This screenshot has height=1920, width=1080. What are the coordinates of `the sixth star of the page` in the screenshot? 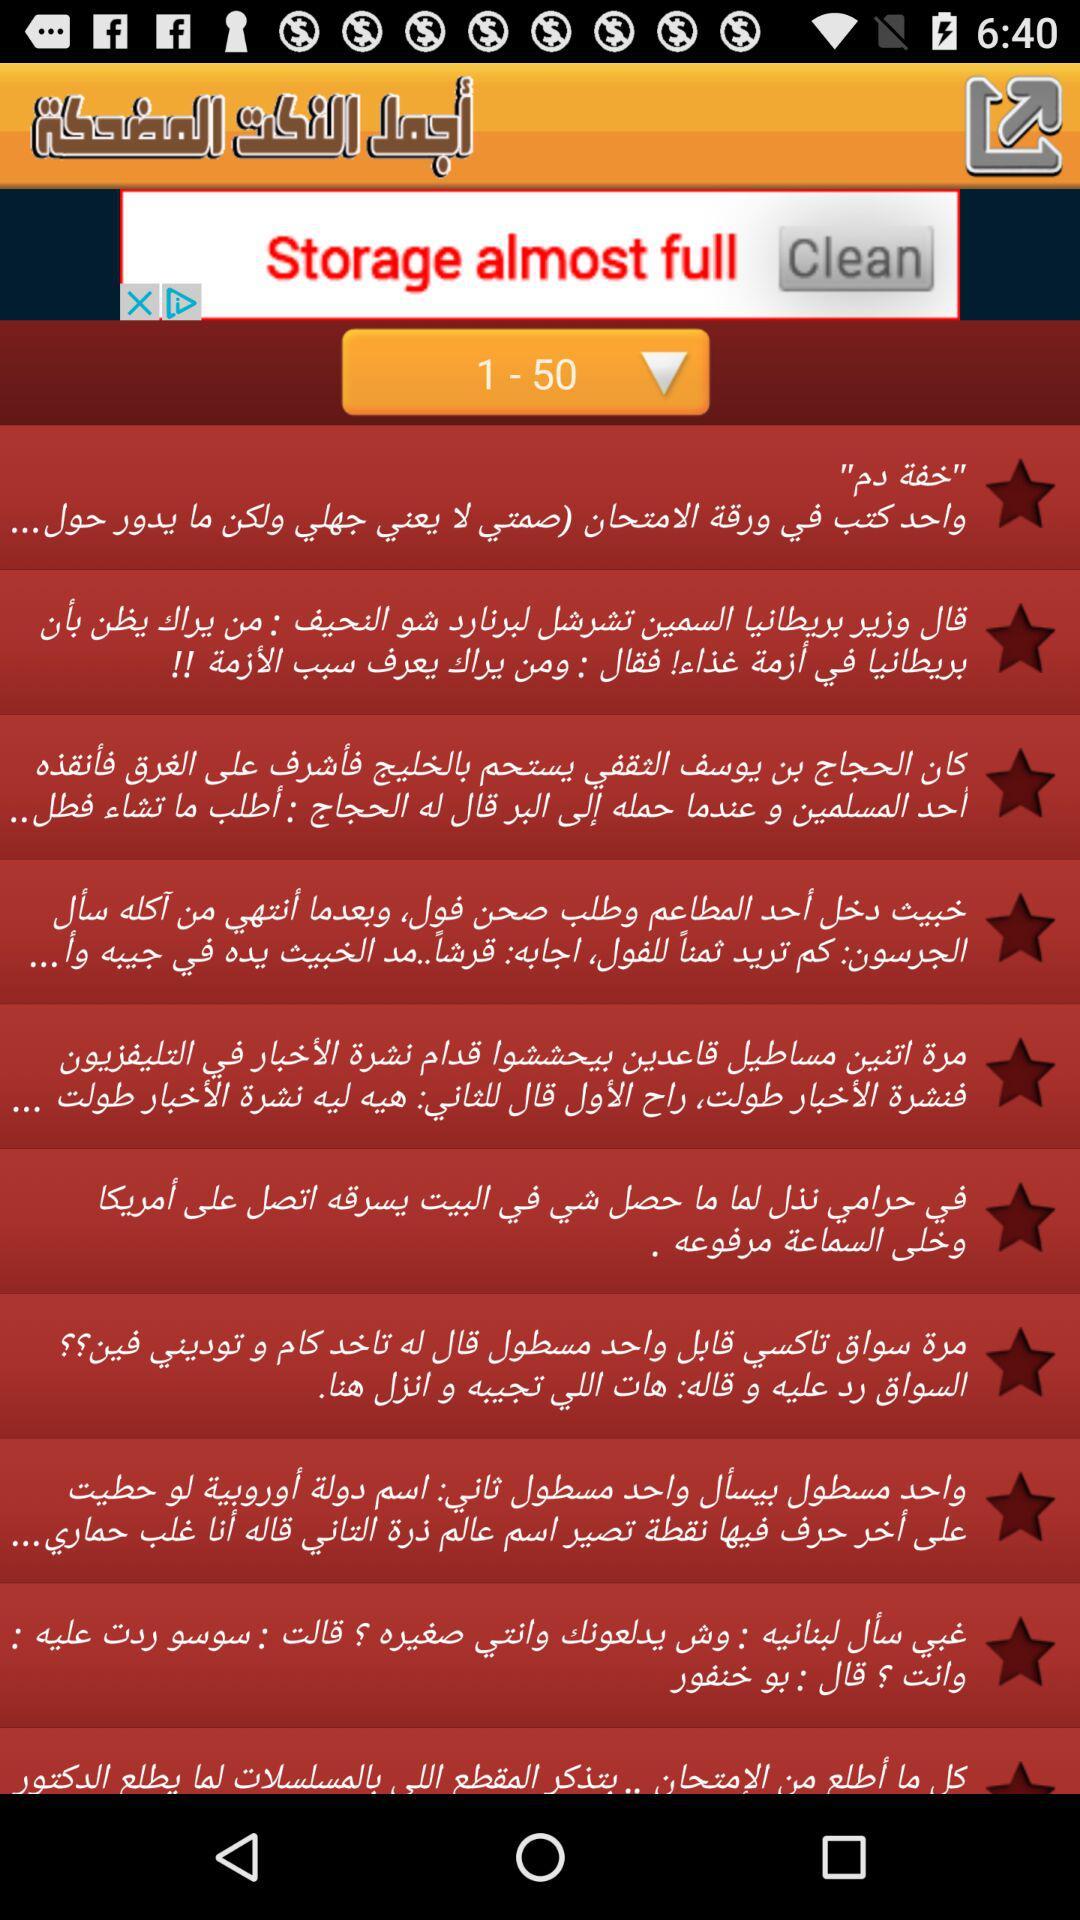 It's located at (1033, 1216).